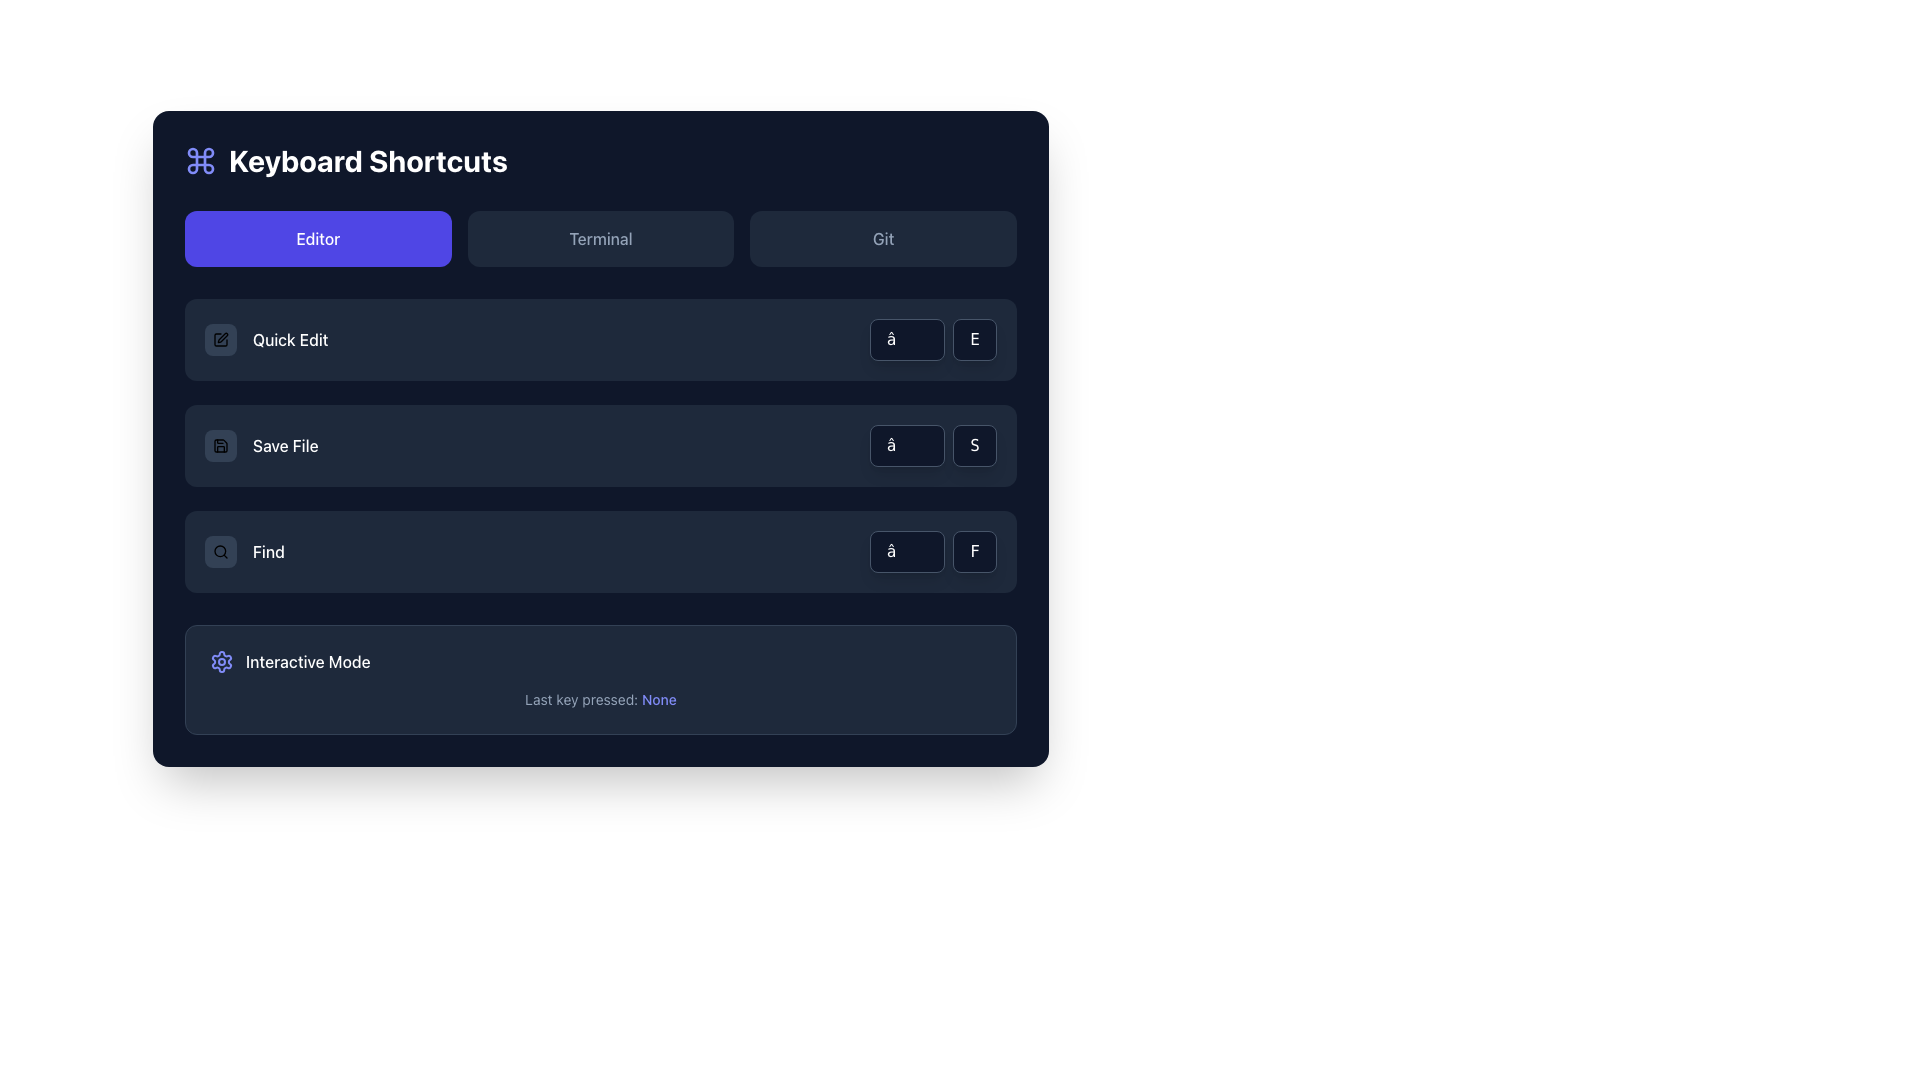  What do you see at coordinates (289, 338) in the screenshot?
I see `the Text Label that serves as a descriptor for the associated action in the shortcut list under the 'Editor' tab` at bounding box center [289, 338].